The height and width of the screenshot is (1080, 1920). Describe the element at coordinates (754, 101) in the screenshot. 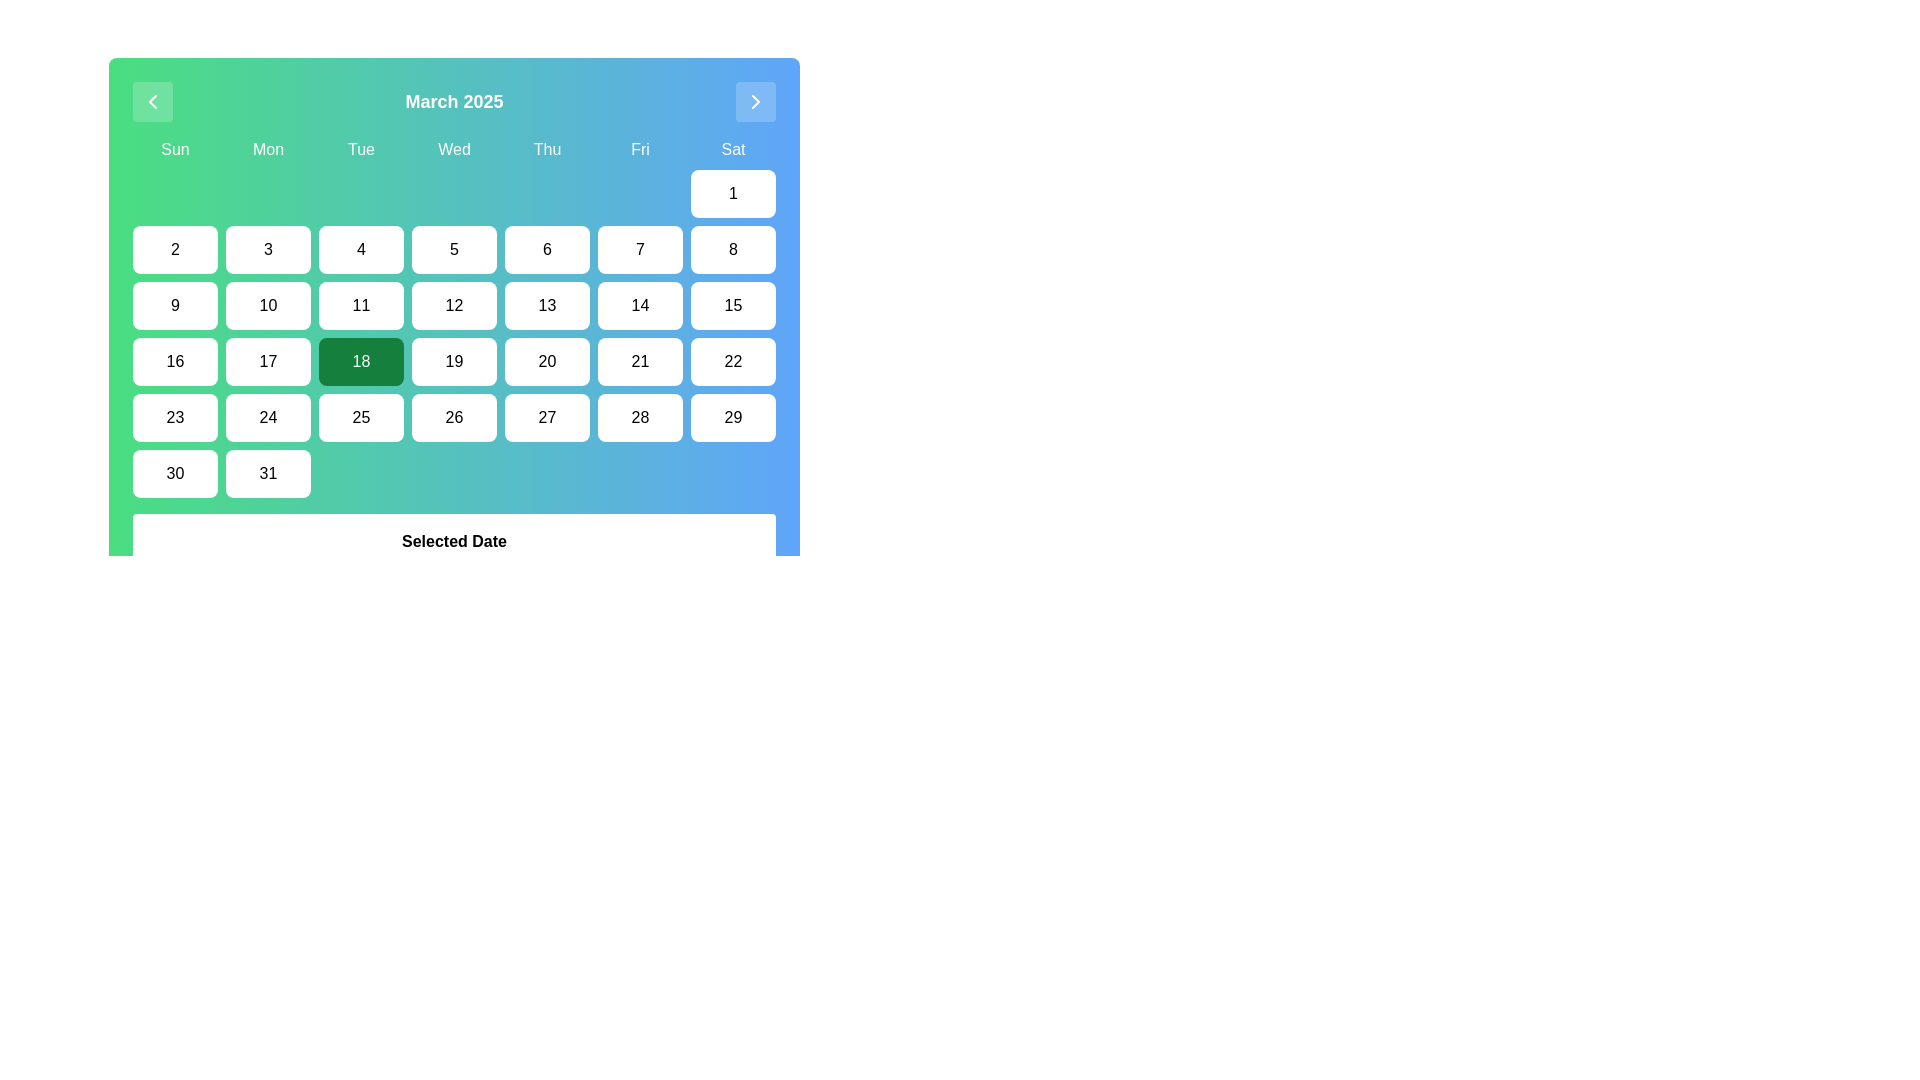

I see `the small arrow icon button with a white border and translucent background located in the top-right corner of the calendar interface adjacent to 'March 2025'` at that location.